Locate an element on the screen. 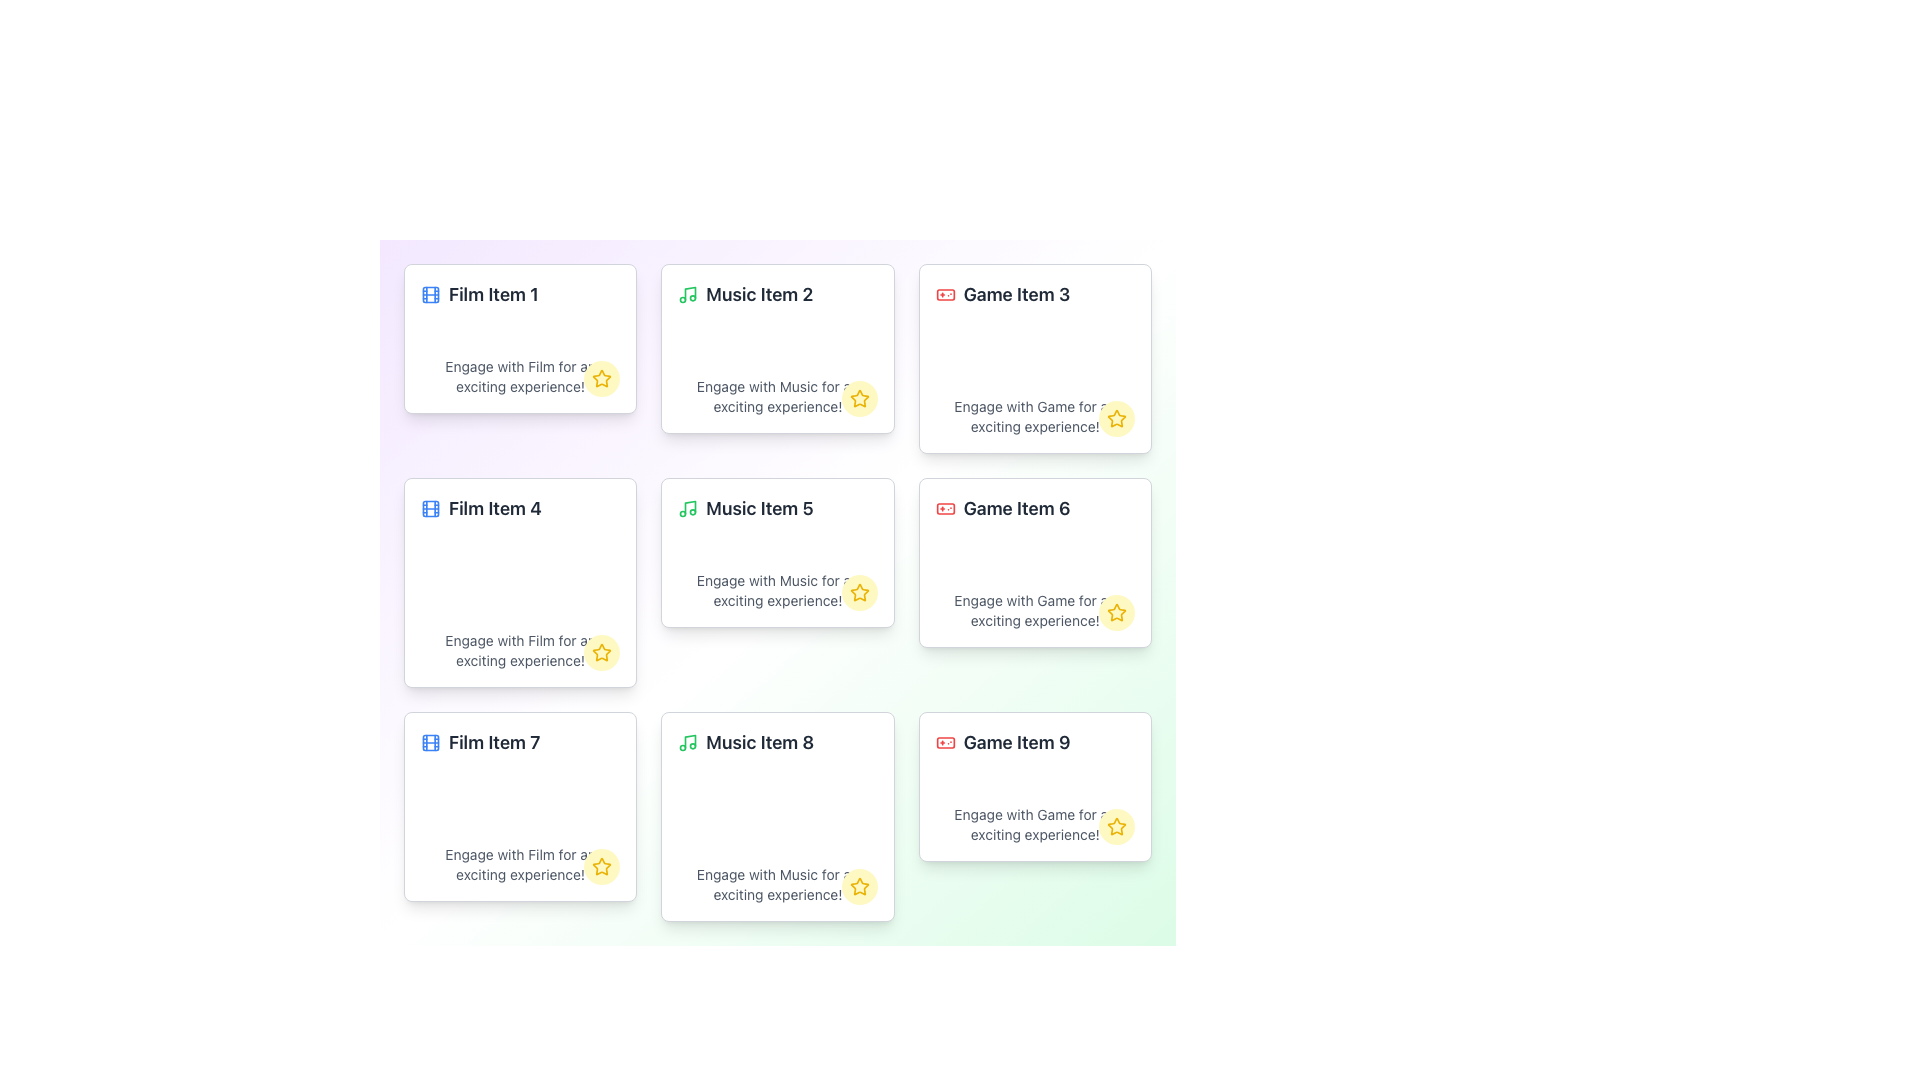 Image resolution: width=1920 pixels, height=1080 pixels. the rectangular graphical component with rounded corners located at the center of the gamepad icon, which is positioned in the upper section of the third card in the first row of a 3x3 grid layout is located at coordinates (944, 294).